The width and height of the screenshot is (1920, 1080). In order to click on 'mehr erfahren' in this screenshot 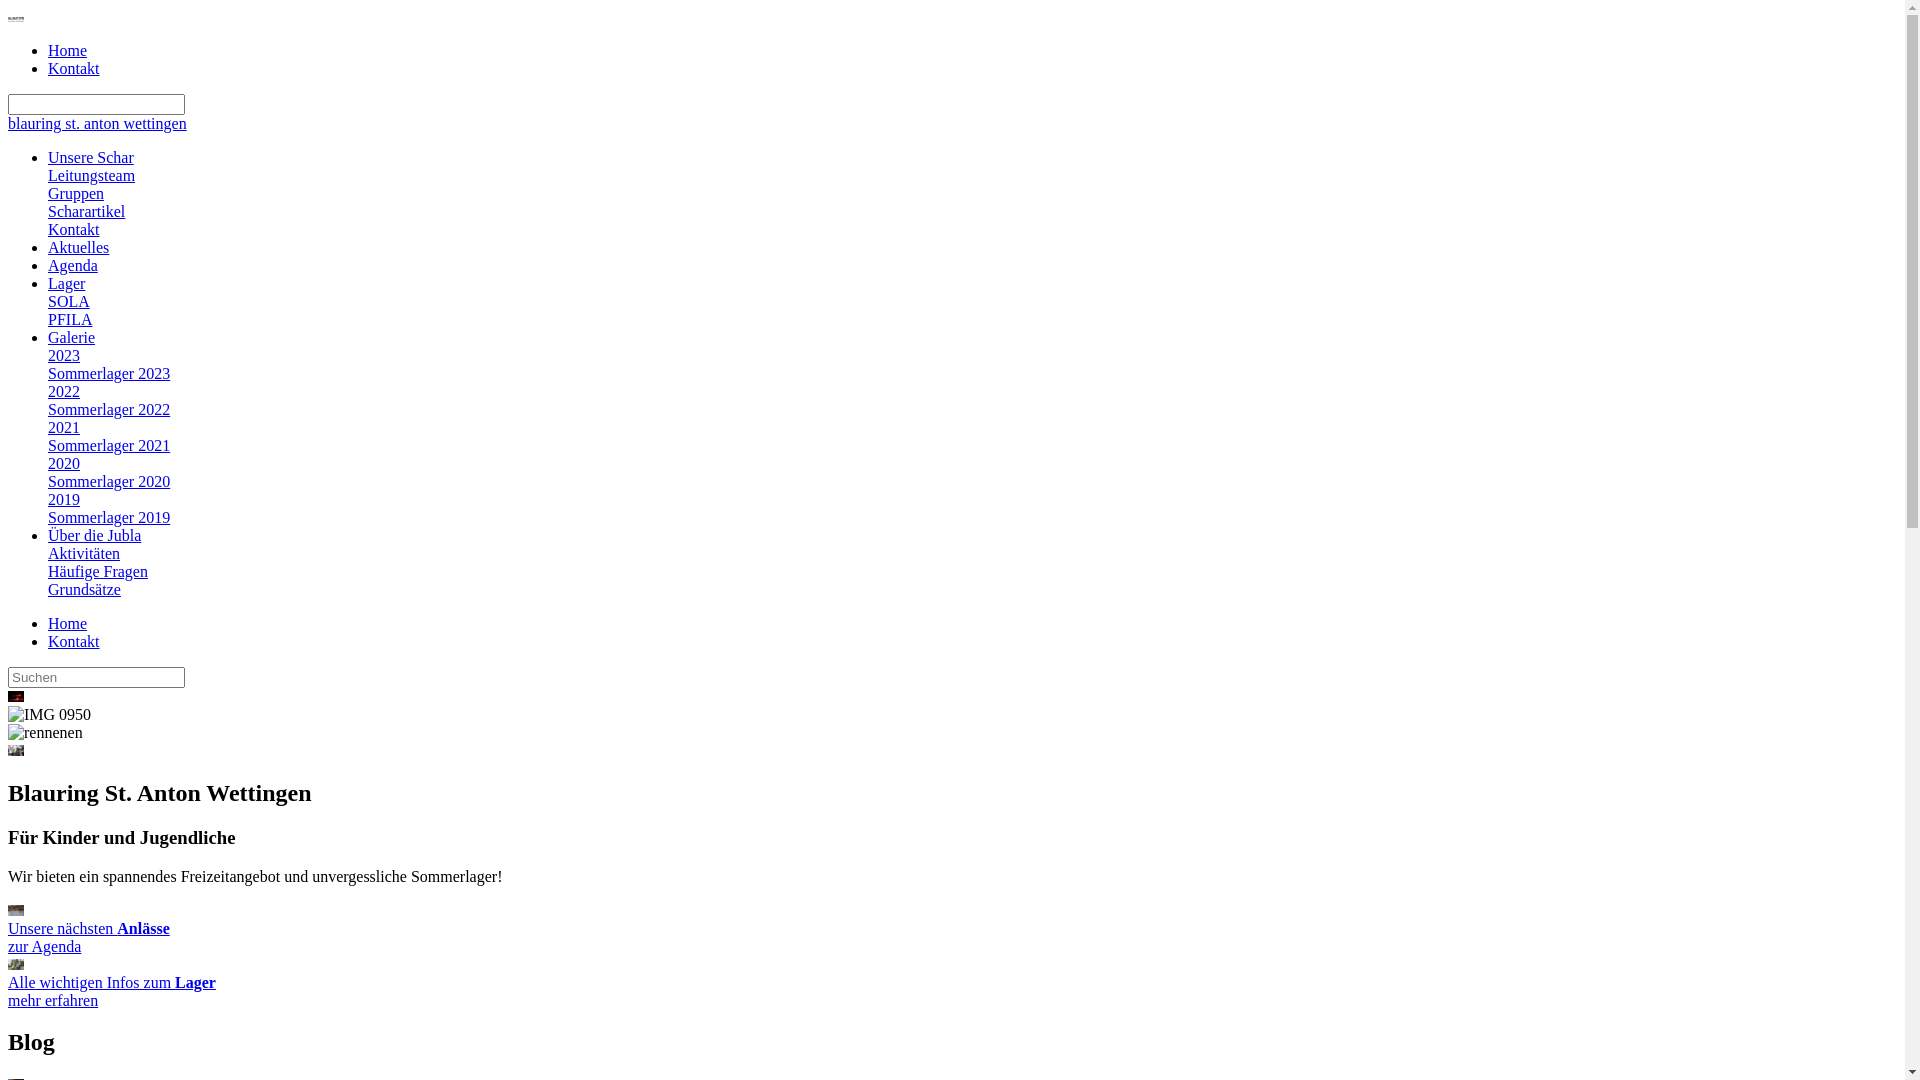, I will do `click(52, 1000)`.